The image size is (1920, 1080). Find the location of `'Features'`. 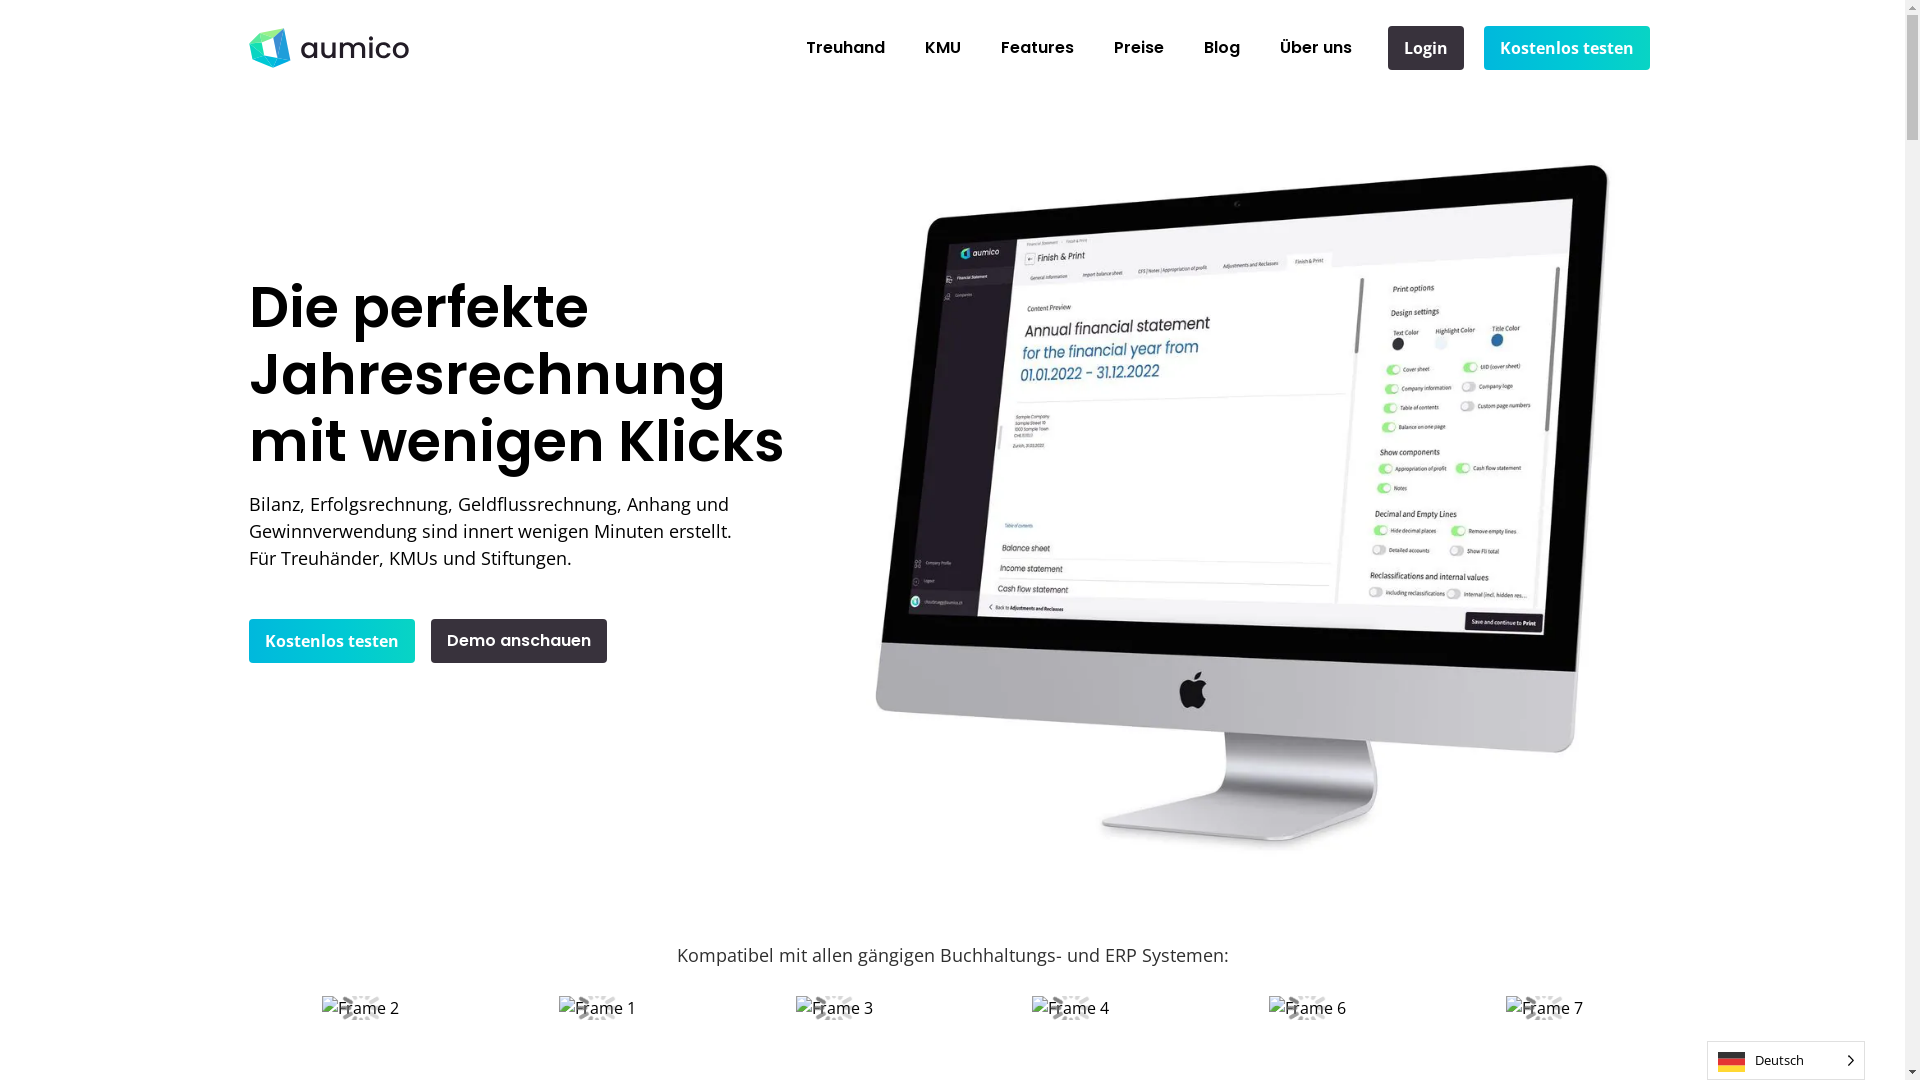

'Features' is located at coordinates (980, 46).